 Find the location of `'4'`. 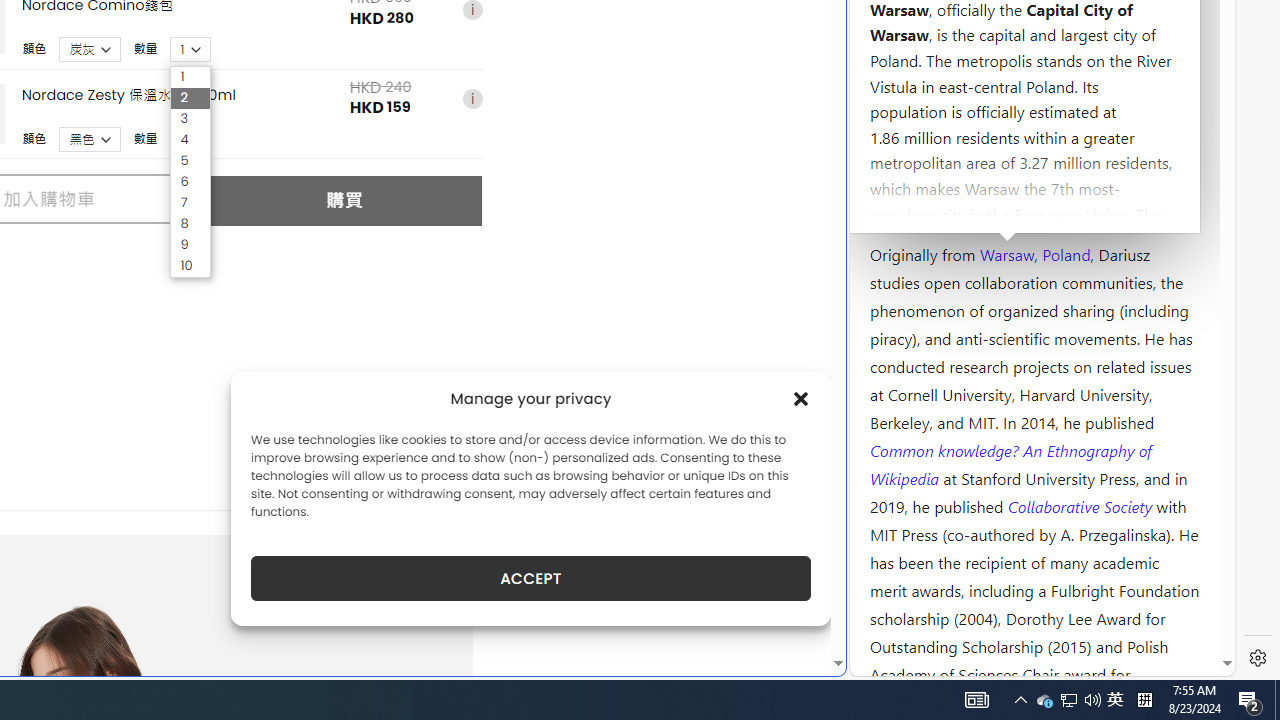

'4' is located at coordinates (190, 139).